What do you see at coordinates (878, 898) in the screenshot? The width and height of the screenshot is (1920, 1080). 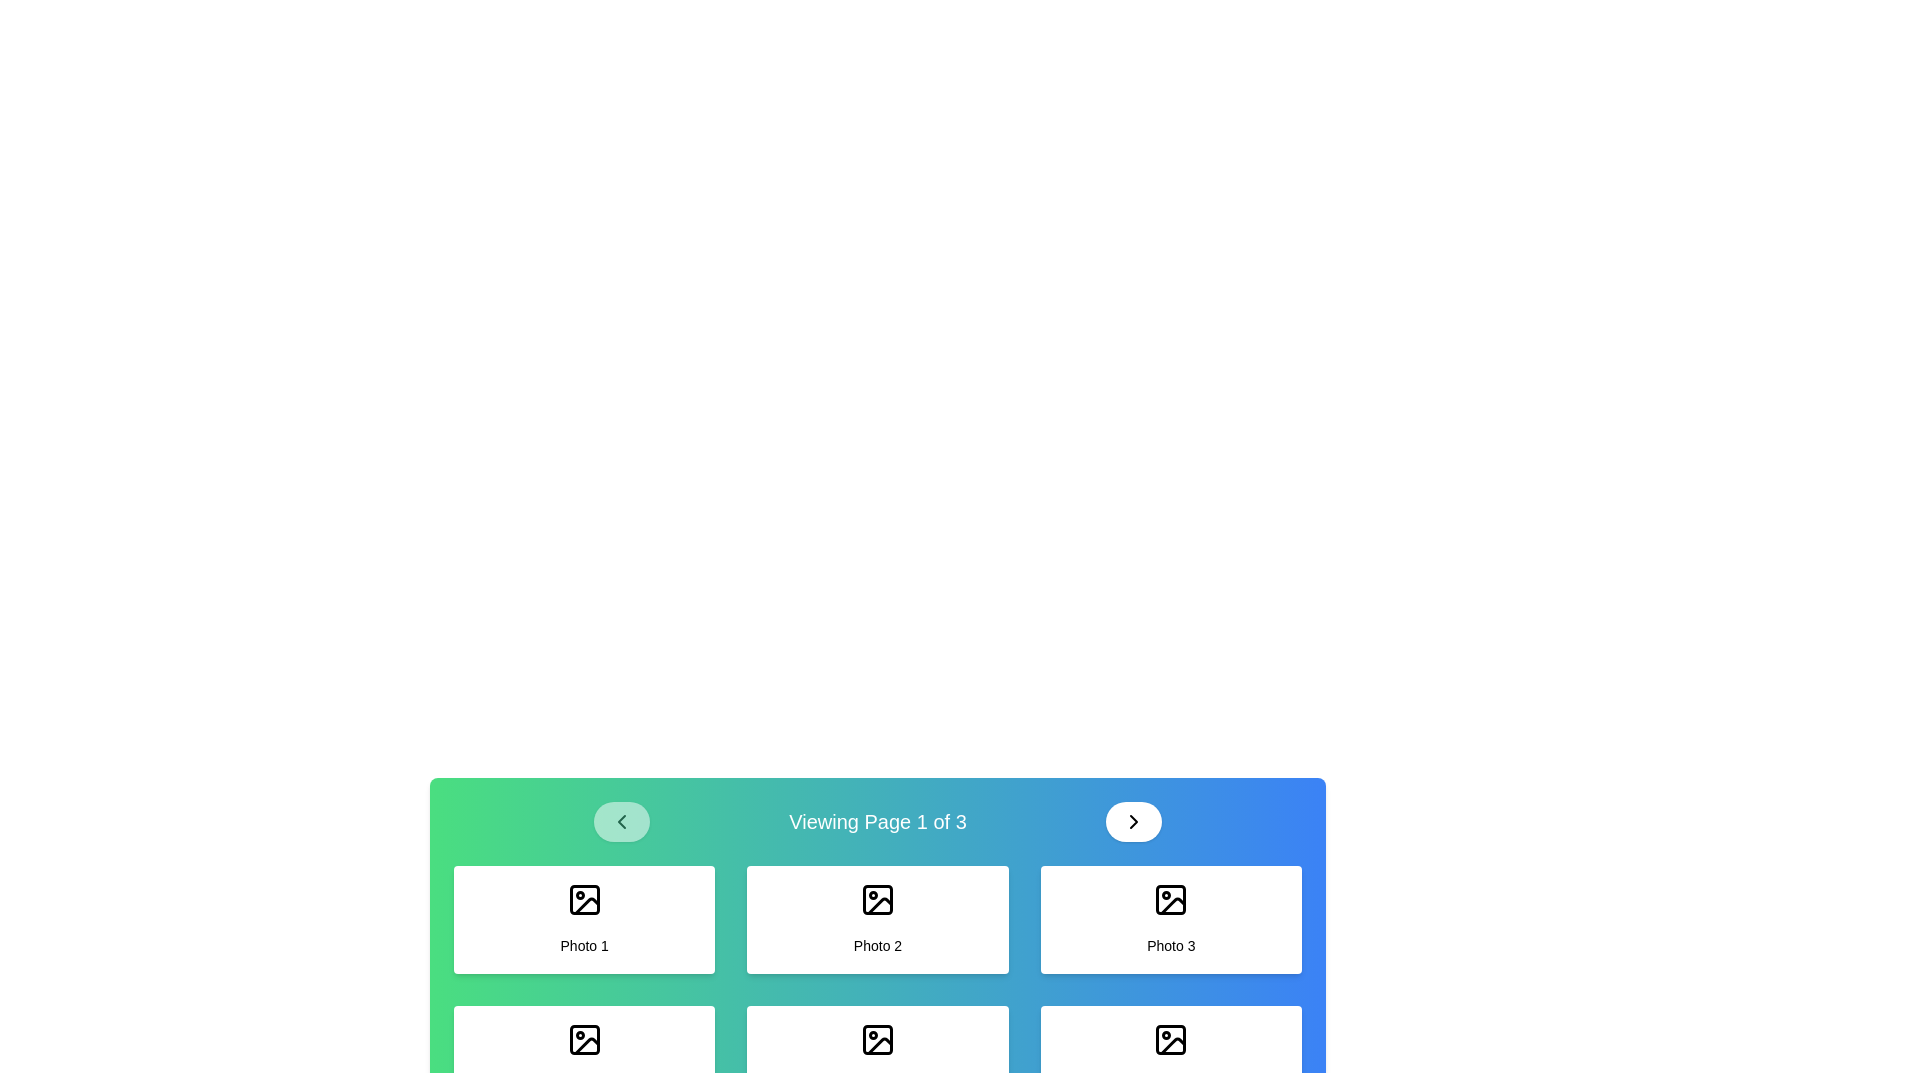 I see `the image upload icon located in the center card labeled 'Photo 2' within the top row of three cards` at bounding box center [878, 898].